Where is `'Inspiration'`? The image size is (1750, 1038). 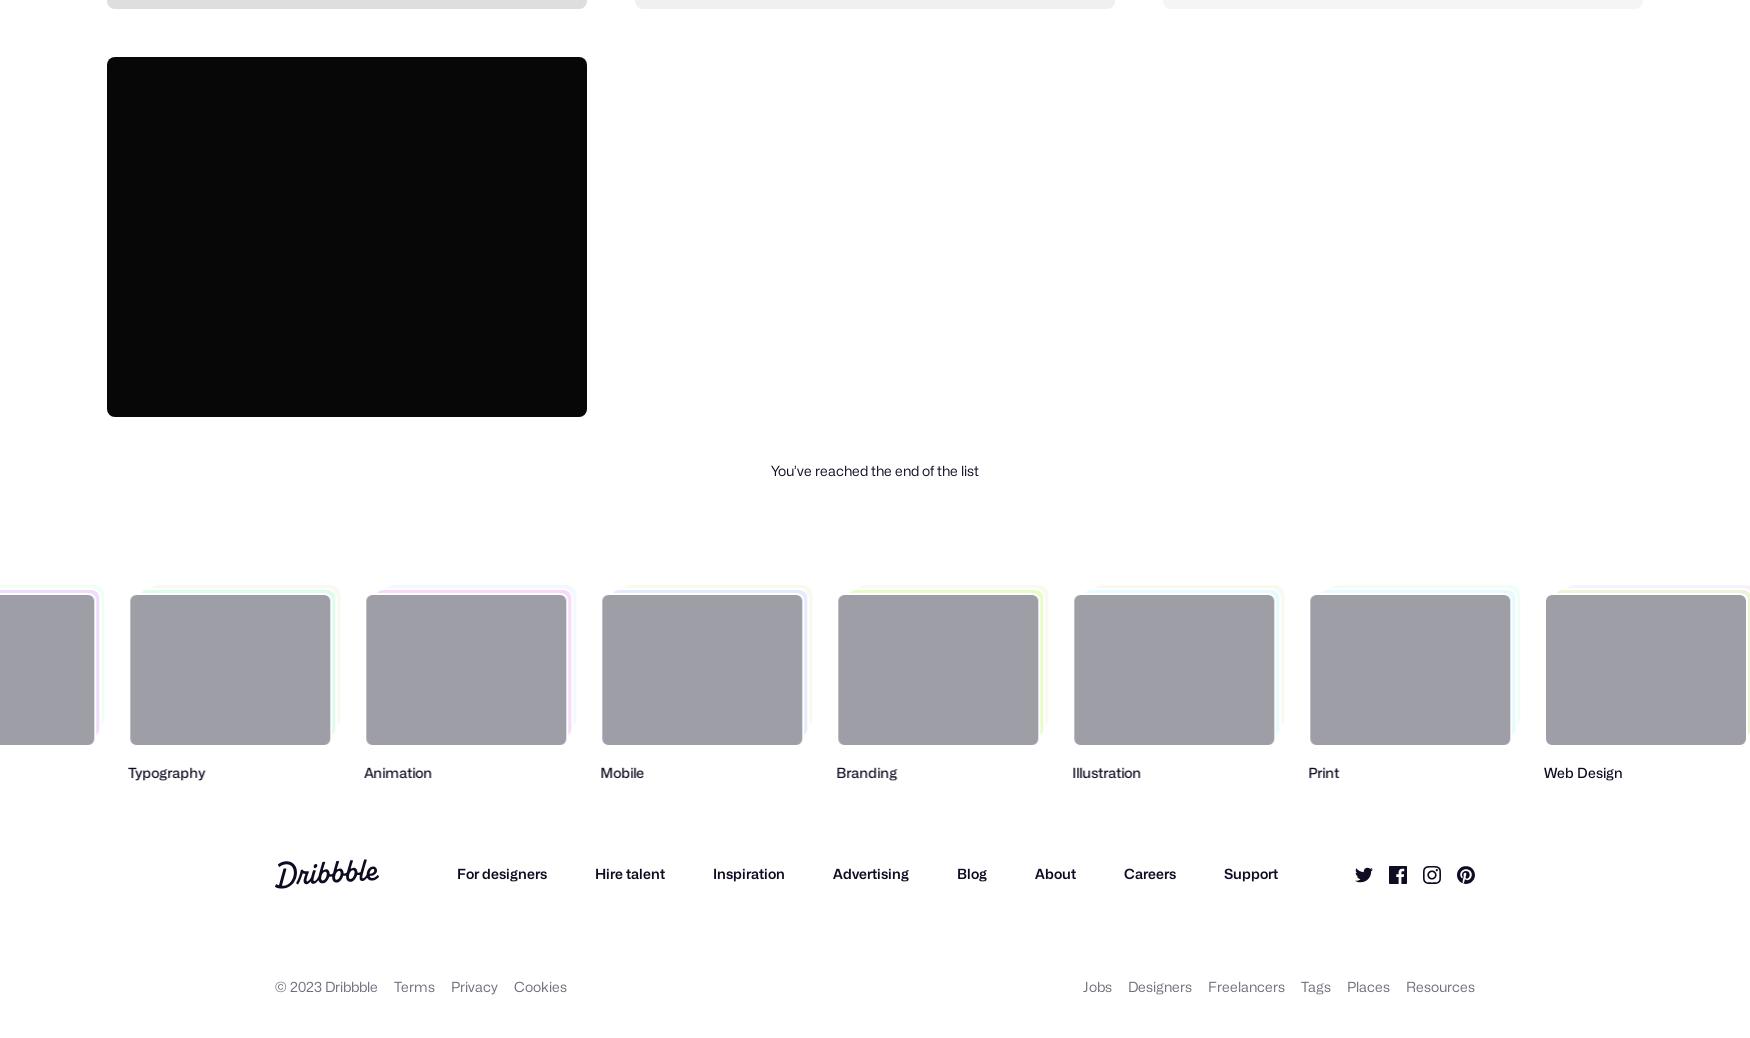
'Inspiration' is located at coordinates (747, 872).